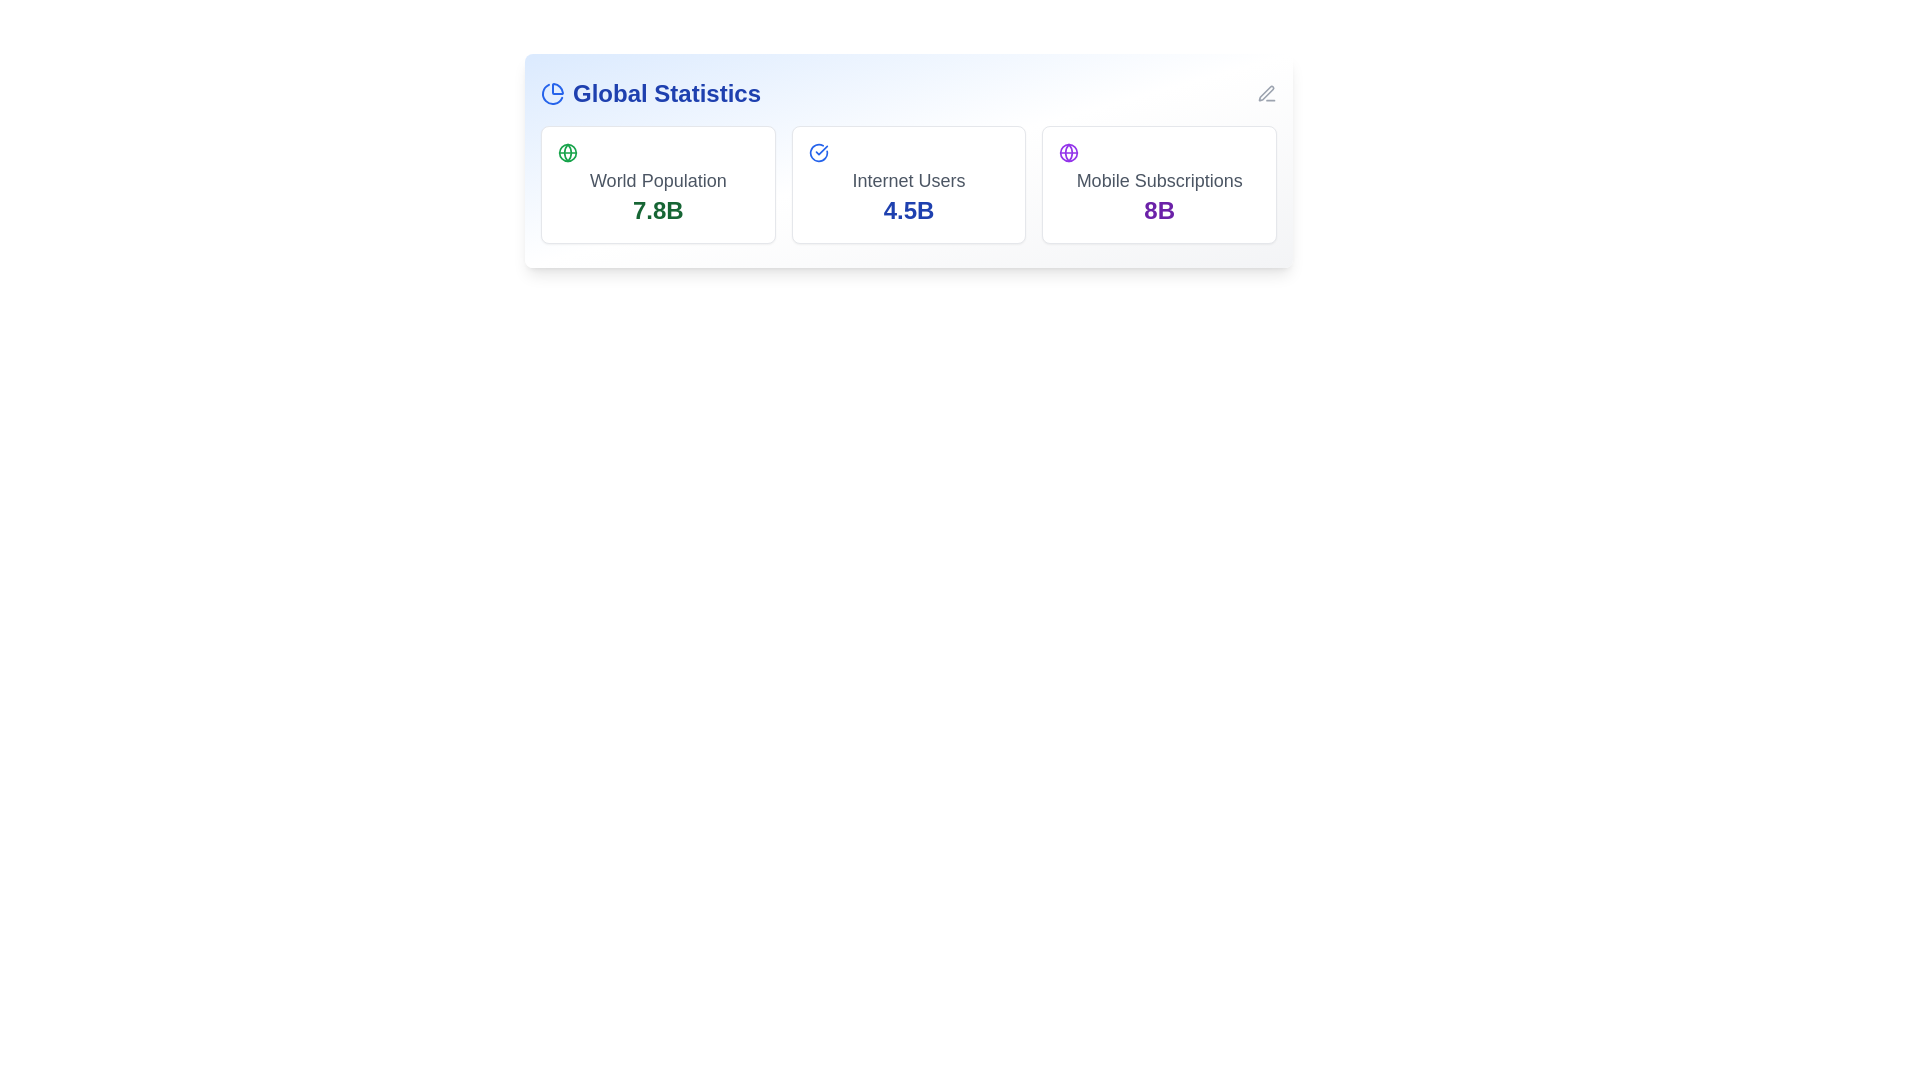 This screenshot has height=1080, width=1920. Describe the element at coordinates (658, 181) in the screenshot. I see `the static text label that serves as a title for the demographic statistic in the Global Statistics dashboard, located beneath the globe icon and above the numeric count '7.8B'` at that location.